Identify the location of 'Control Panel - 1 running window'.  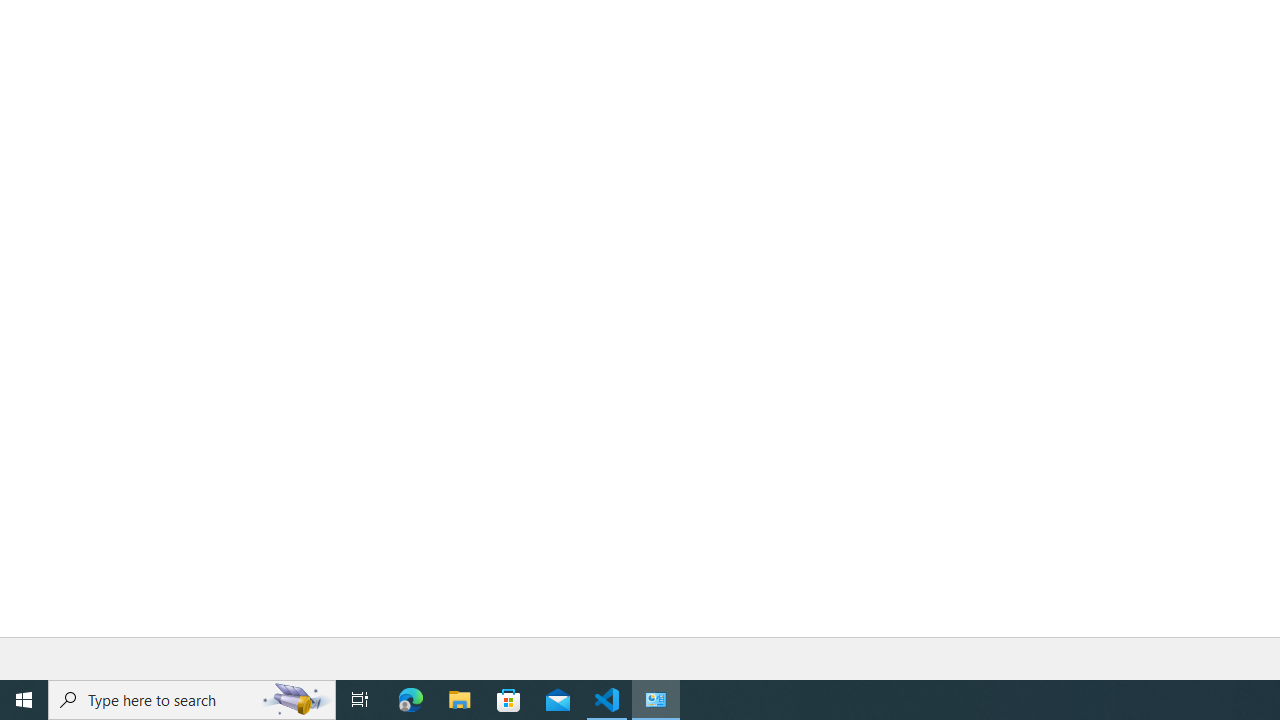
(656, 698).